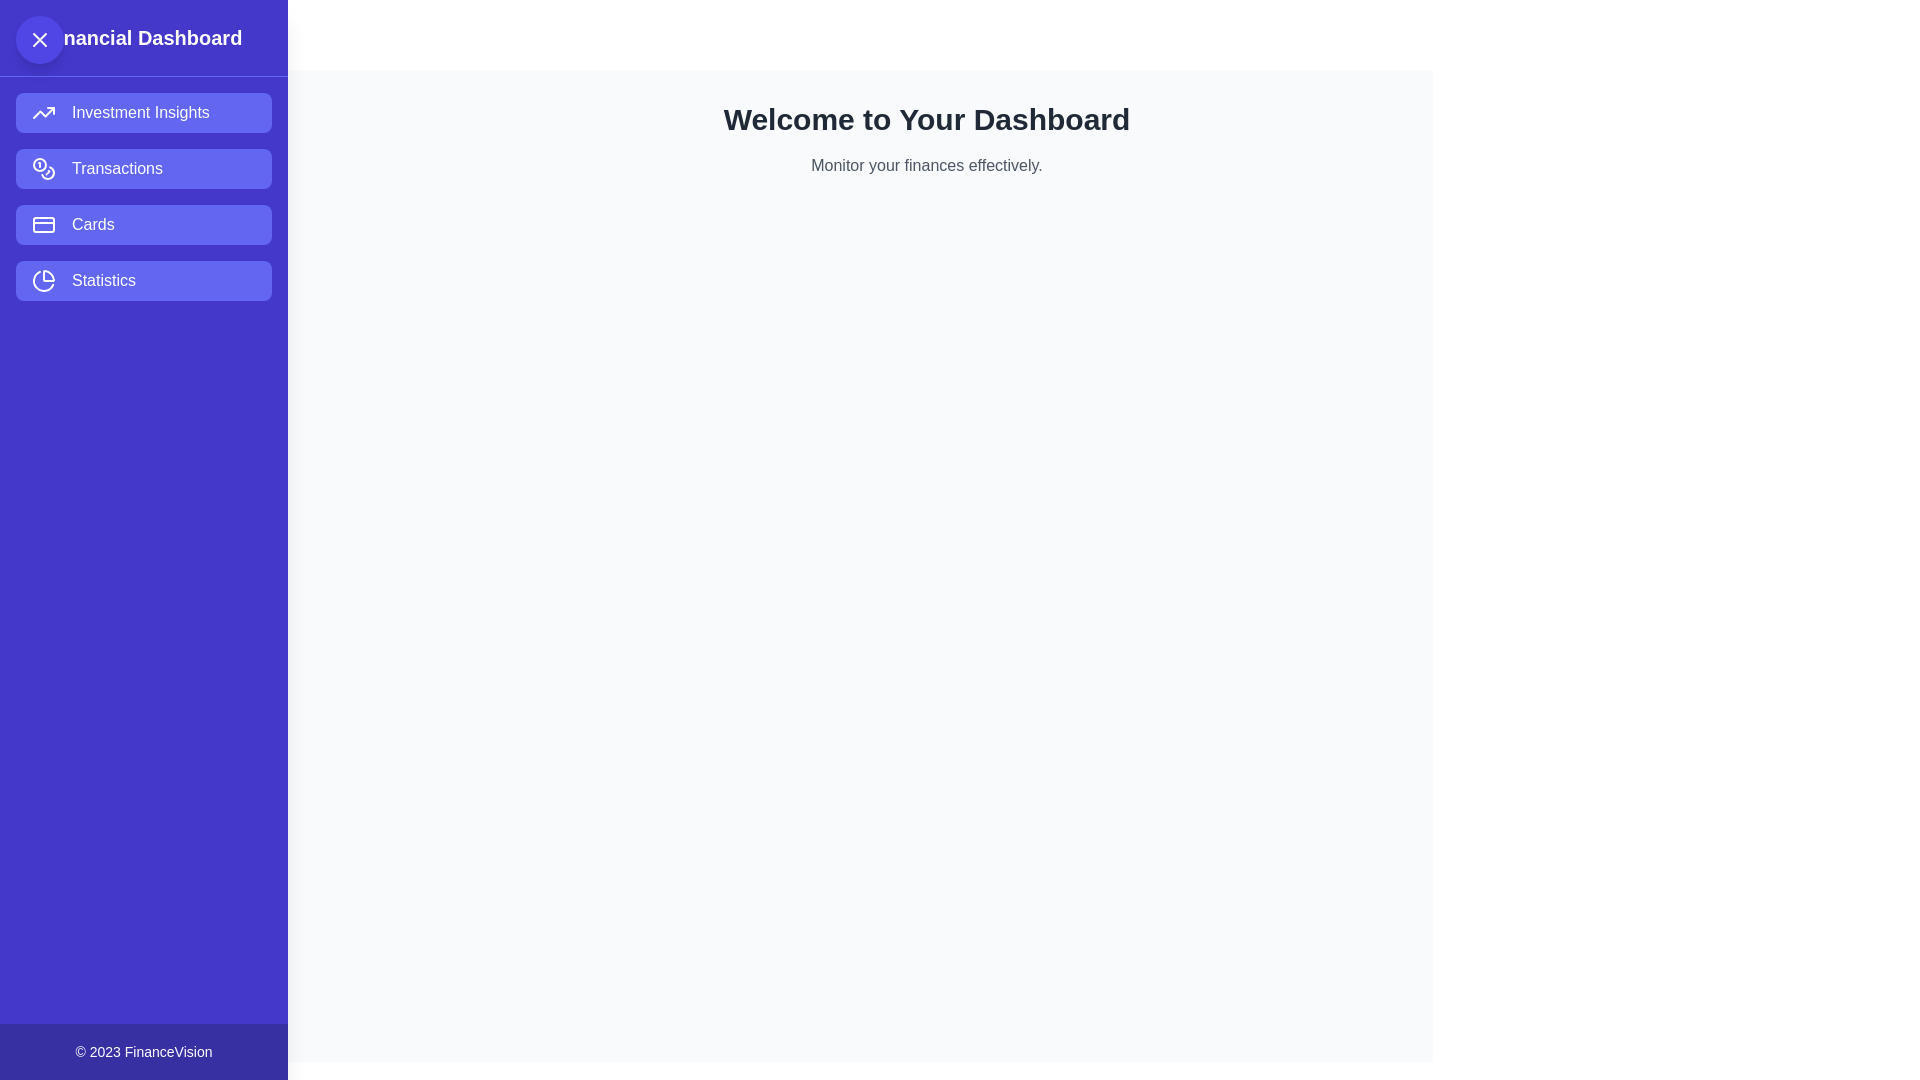  Describe the element at coordinates (116, 168) in the screenshot. I see `over the 'Transactions' text label in the navigation button located on the left sidebar` at that location.